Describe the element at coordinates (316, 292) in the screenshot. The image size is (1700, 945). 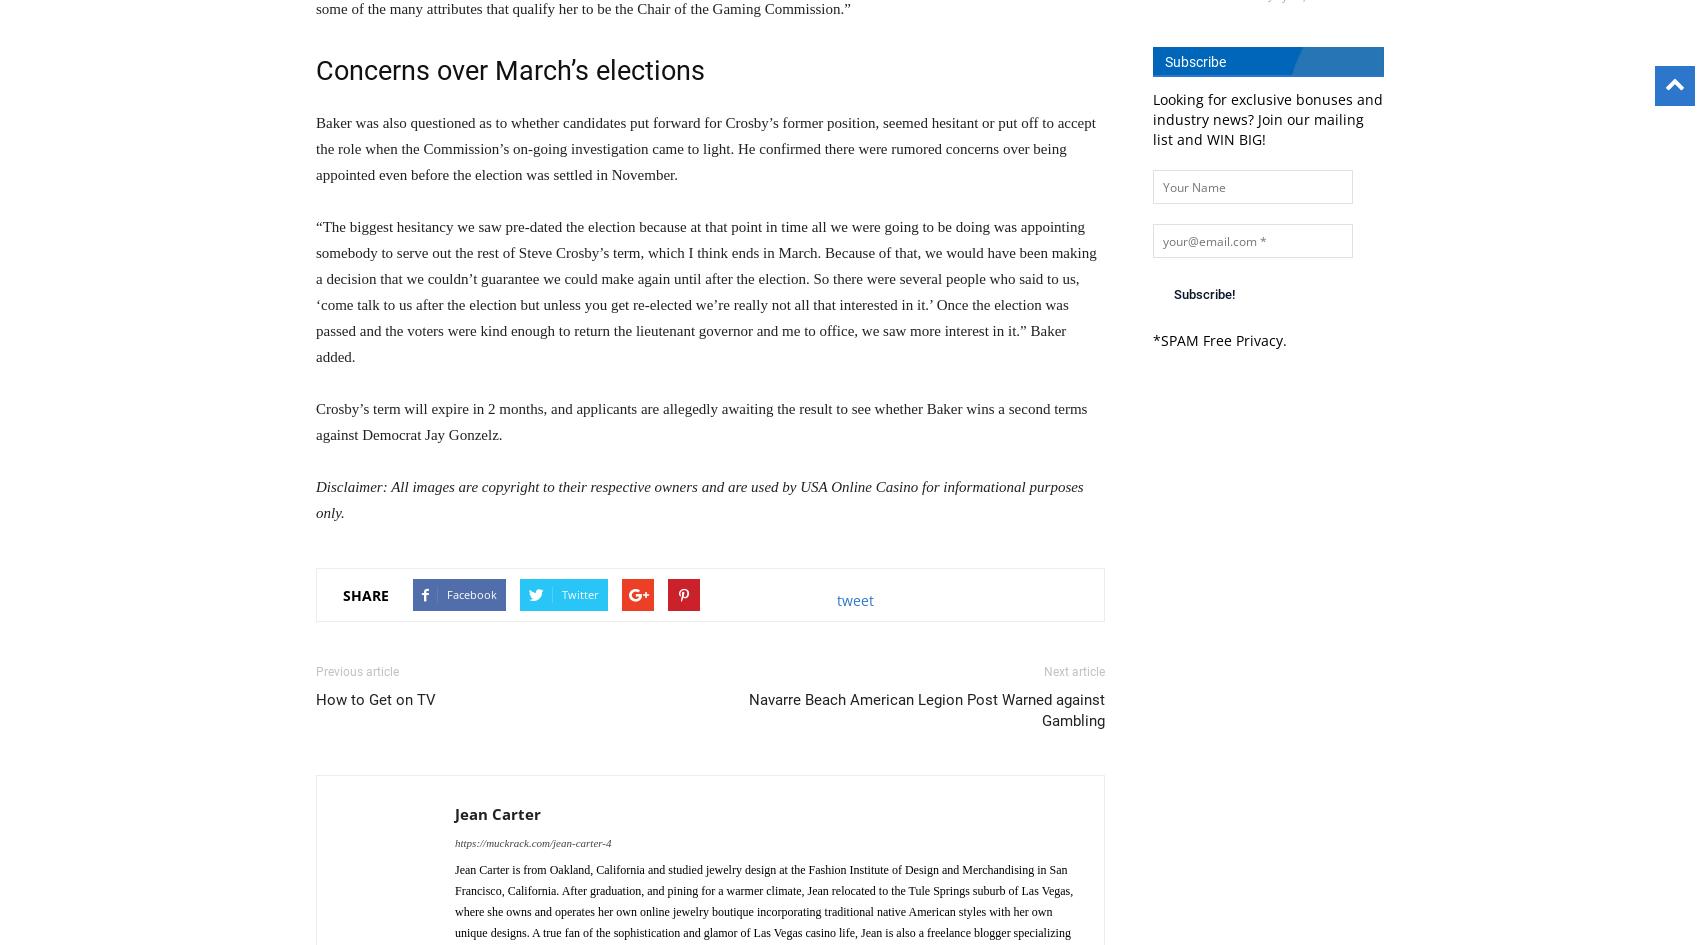
I see `'“The biggest hesitancy we saw pre-dated the election because at that point in time all we were going to be doing was appointing somebody to serve out the rest of Steve Crosby’s term, which I think ends in March. Because of that, we would have been making a decision that we couldn’t guarantee we could make again until after the election. So there were several people who said to us, ‘come talk to us after the election but unless you get re-elected we’re really not all that interested in it.’ Once the election was passed and the voters were kind enough to return the lieutenant governor and me to office, we saw more interest in it.” Baker added.'` at that location.